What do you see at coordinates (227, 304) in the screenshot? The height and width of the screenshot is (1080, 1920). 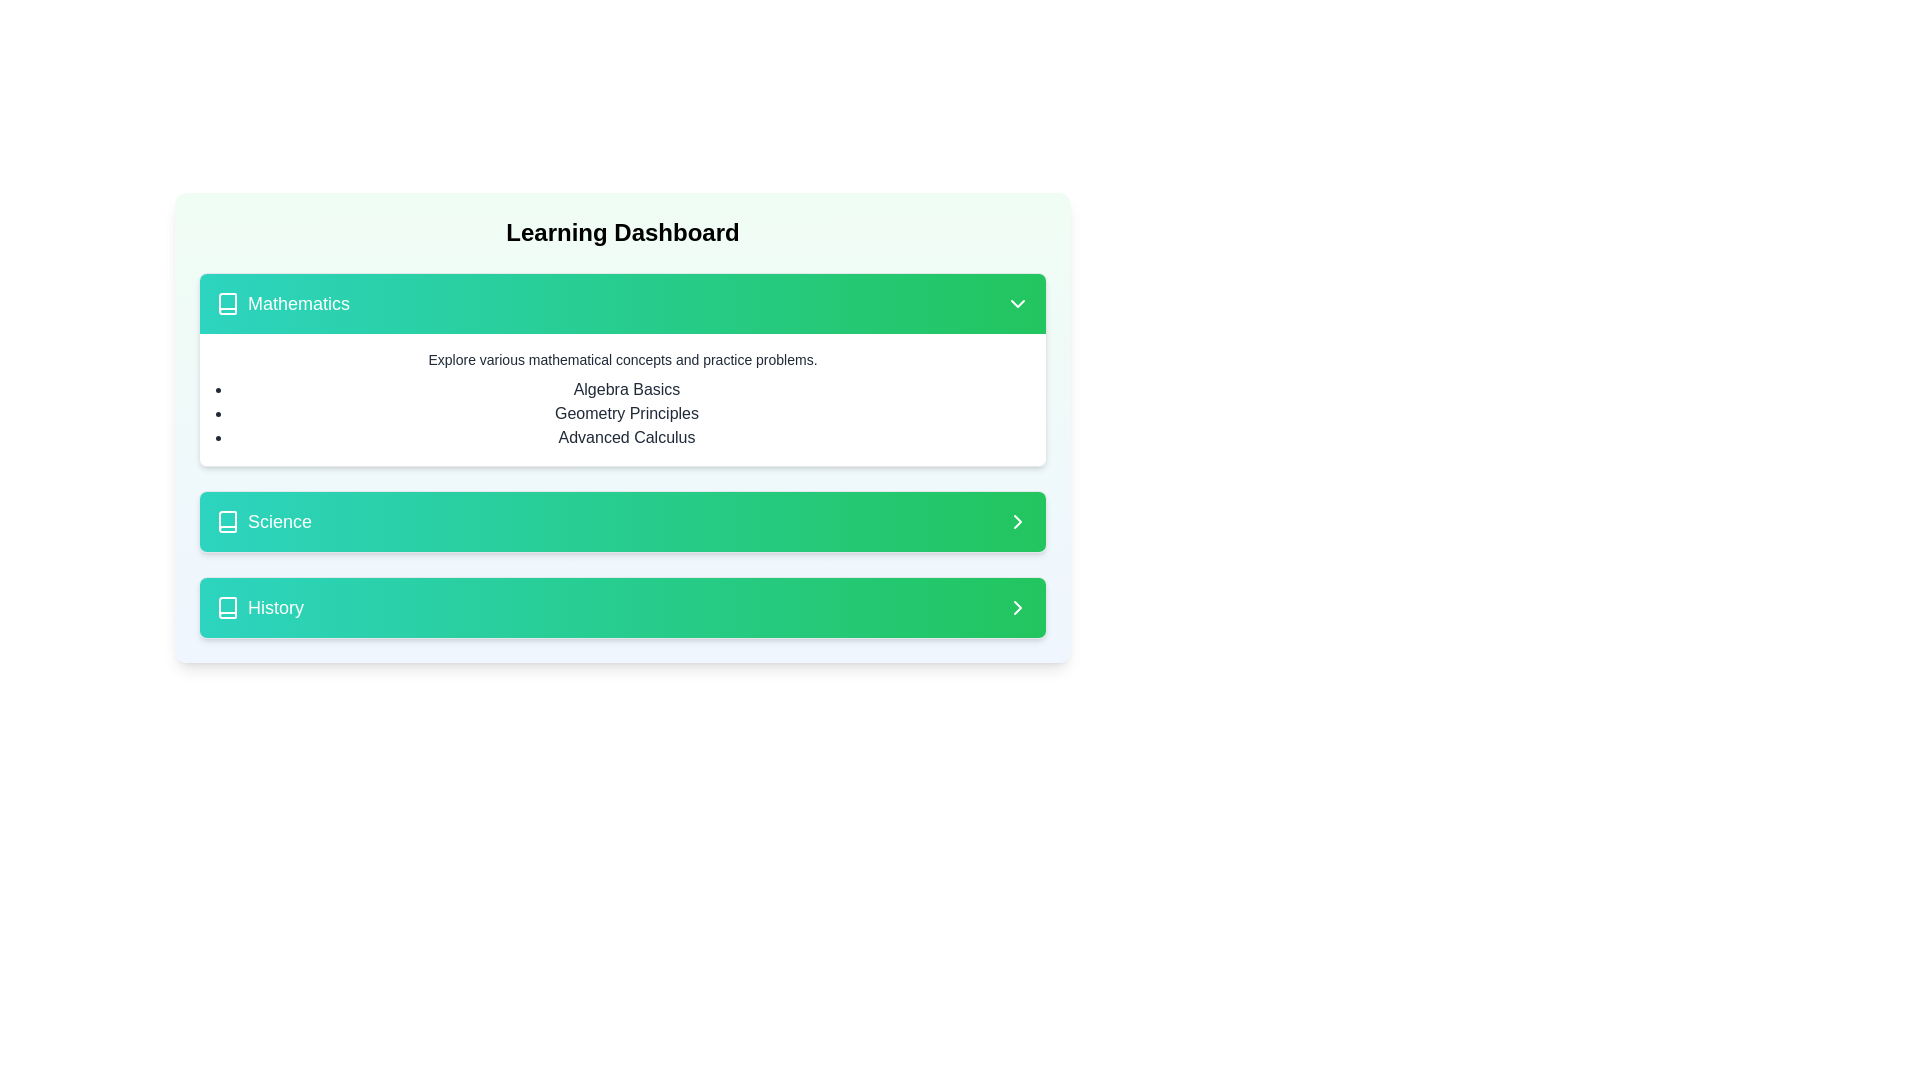 I see `the book-like icon with a minimalist design located next to the text 'Mathematics' in the header section` at bounding box center [227, 304].